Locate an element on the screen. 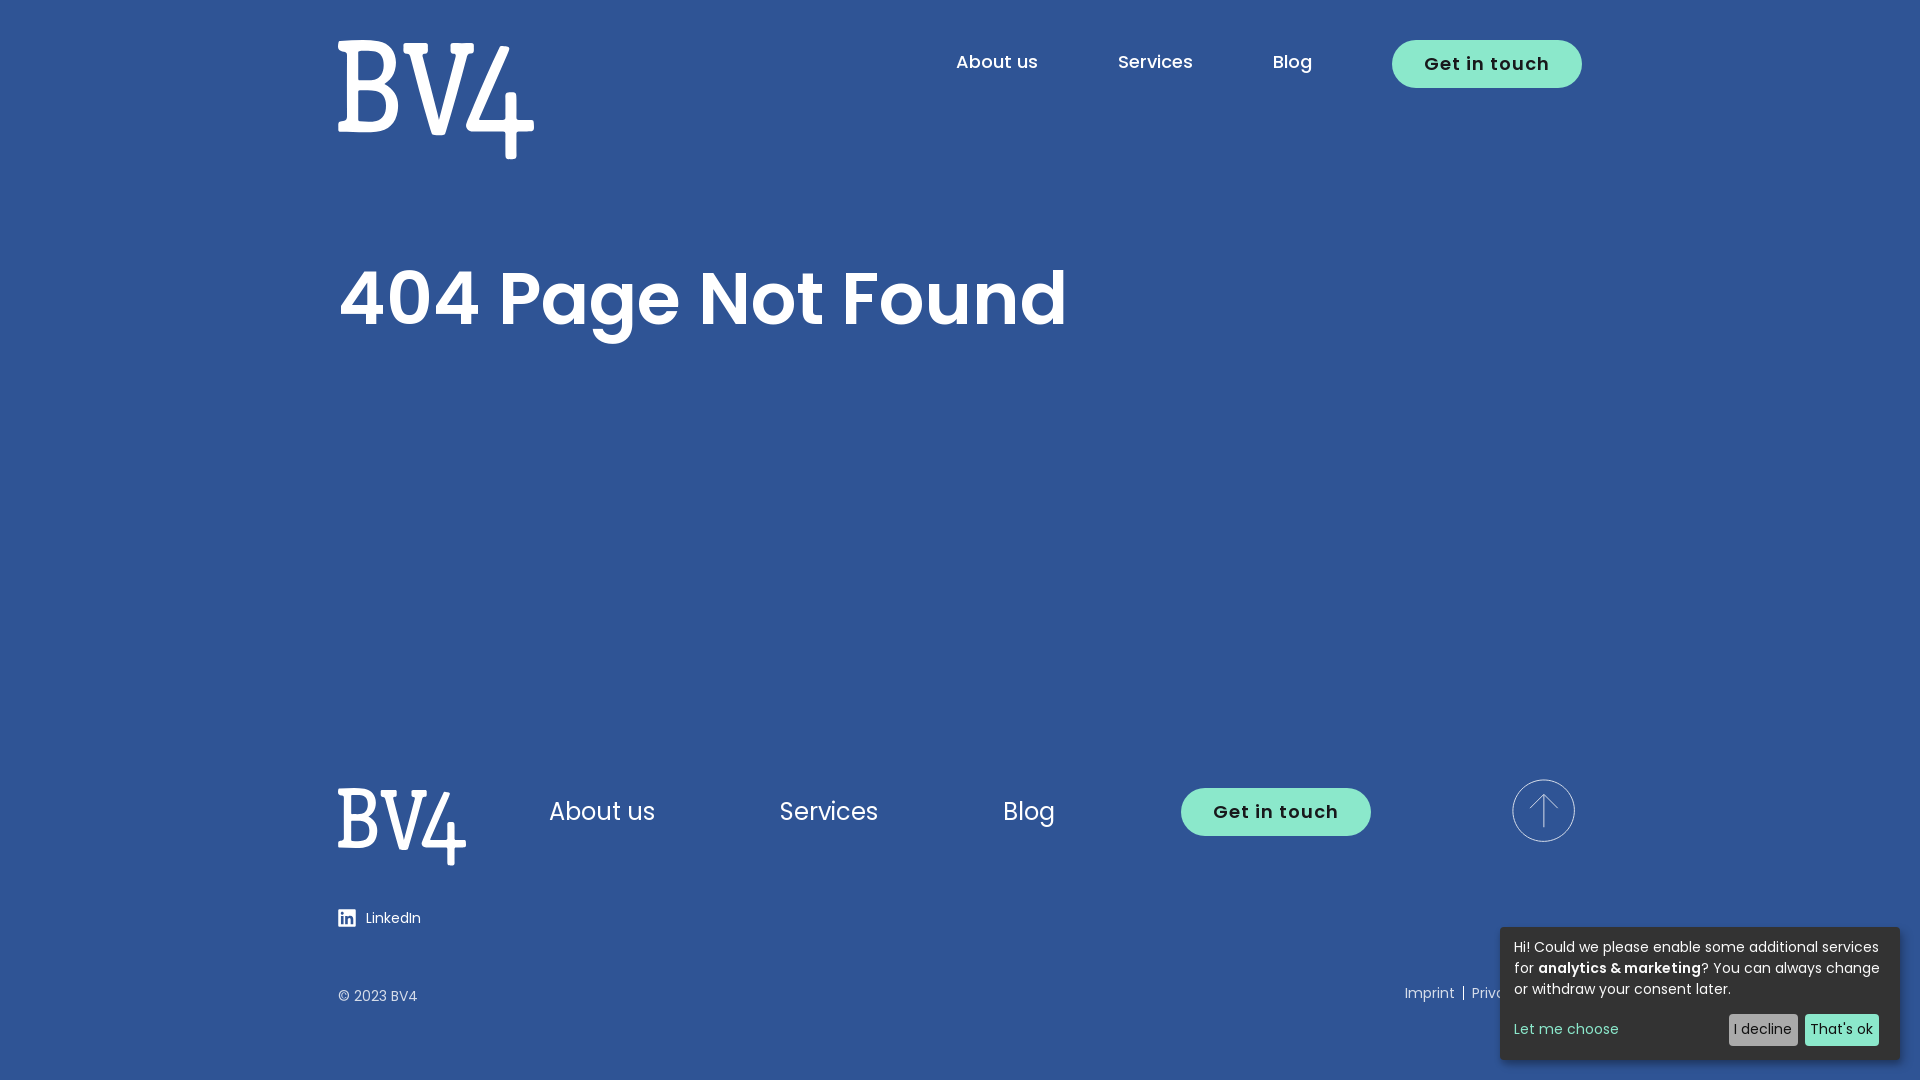 Image resolution: width=1920 pixels, height=1080 pixels. 'Imprint' is located at coordinates (1429, 992).